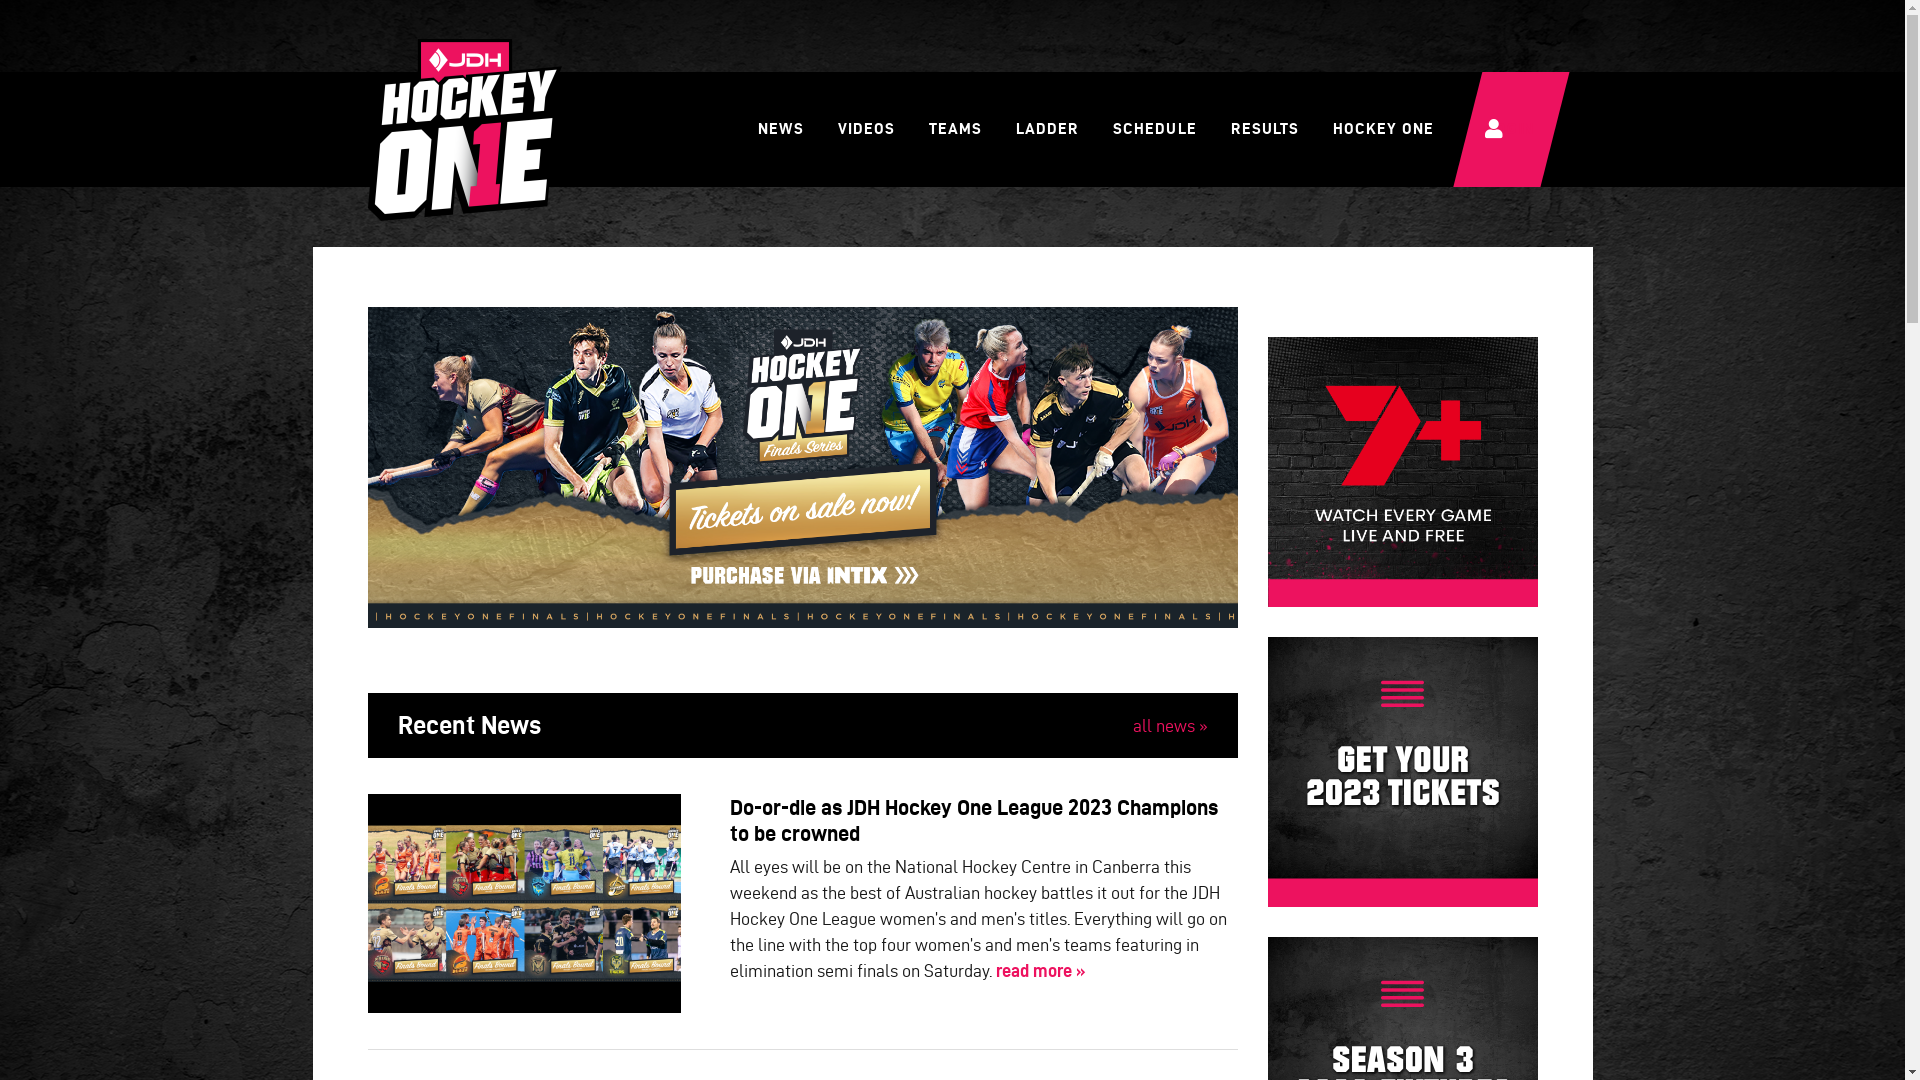 Image resolution: width=1920 pixels, height=1080 pixels. What do you see at coordinates (1382, 129) in the screenshot?
I see `'HOCKEY ONE'` at bounding box center [1382, 129].